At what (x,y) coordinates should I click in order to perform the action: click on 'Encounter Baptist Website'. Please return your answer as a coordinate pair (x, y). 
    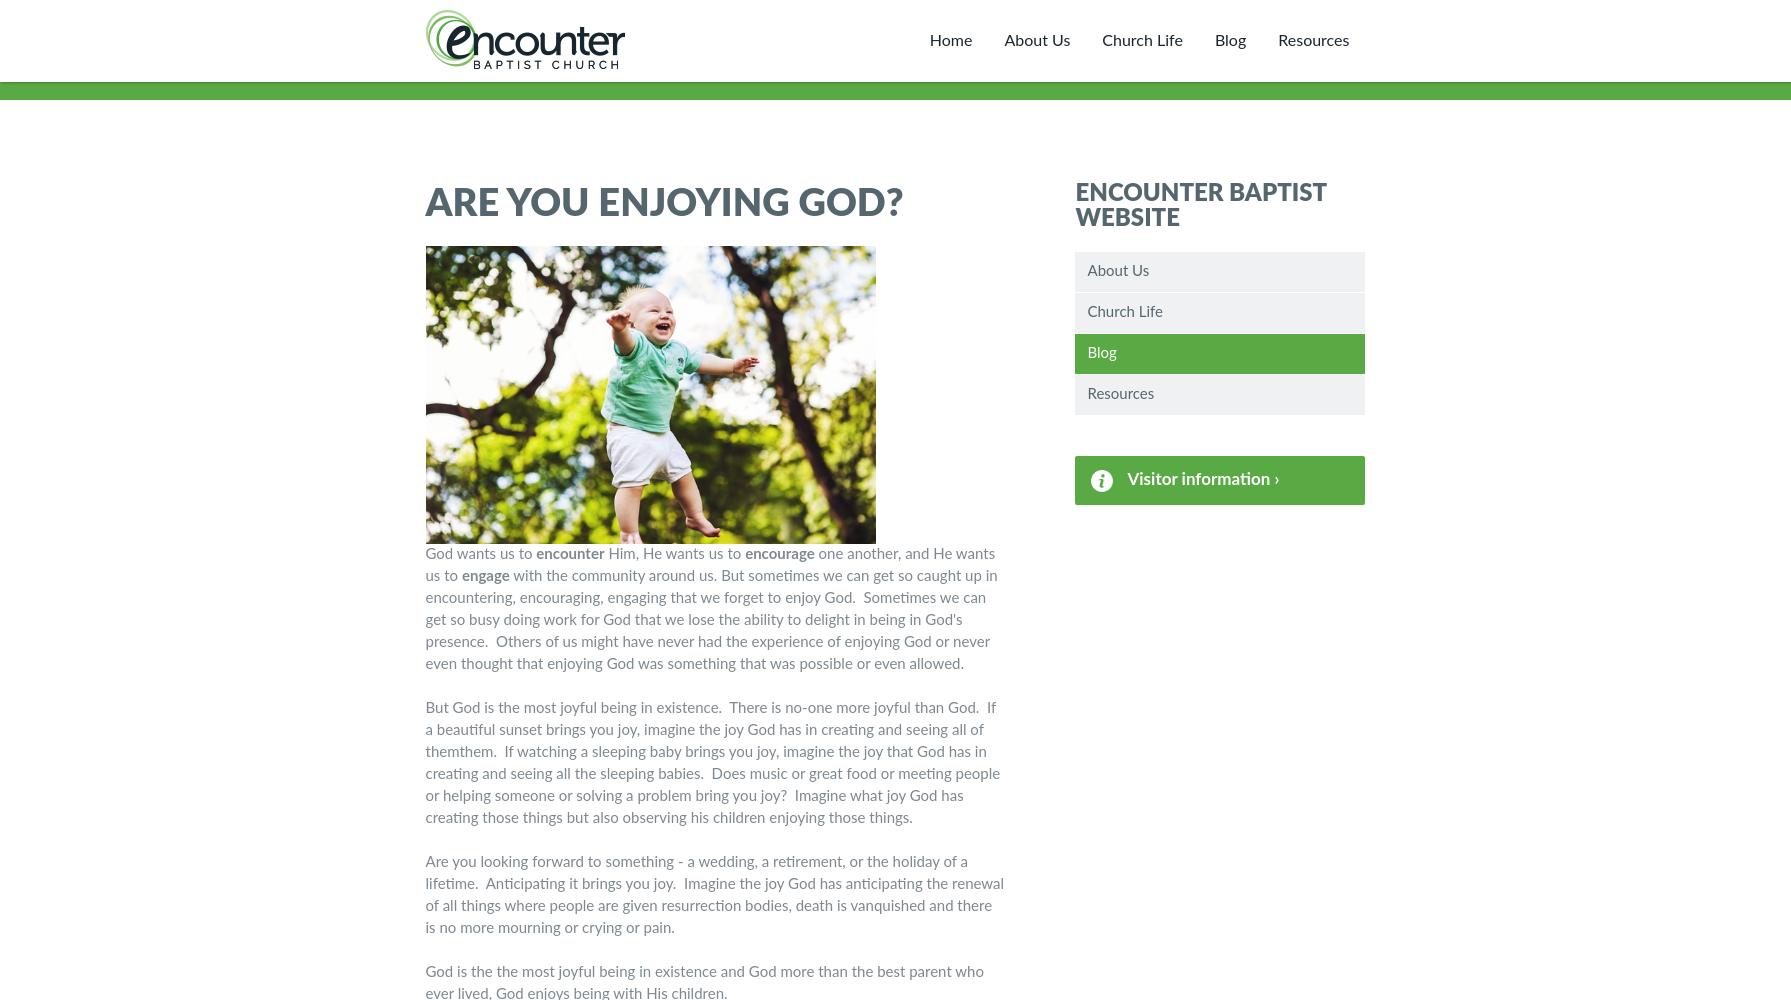
    Looking at the image, I should click on (1199, 205).